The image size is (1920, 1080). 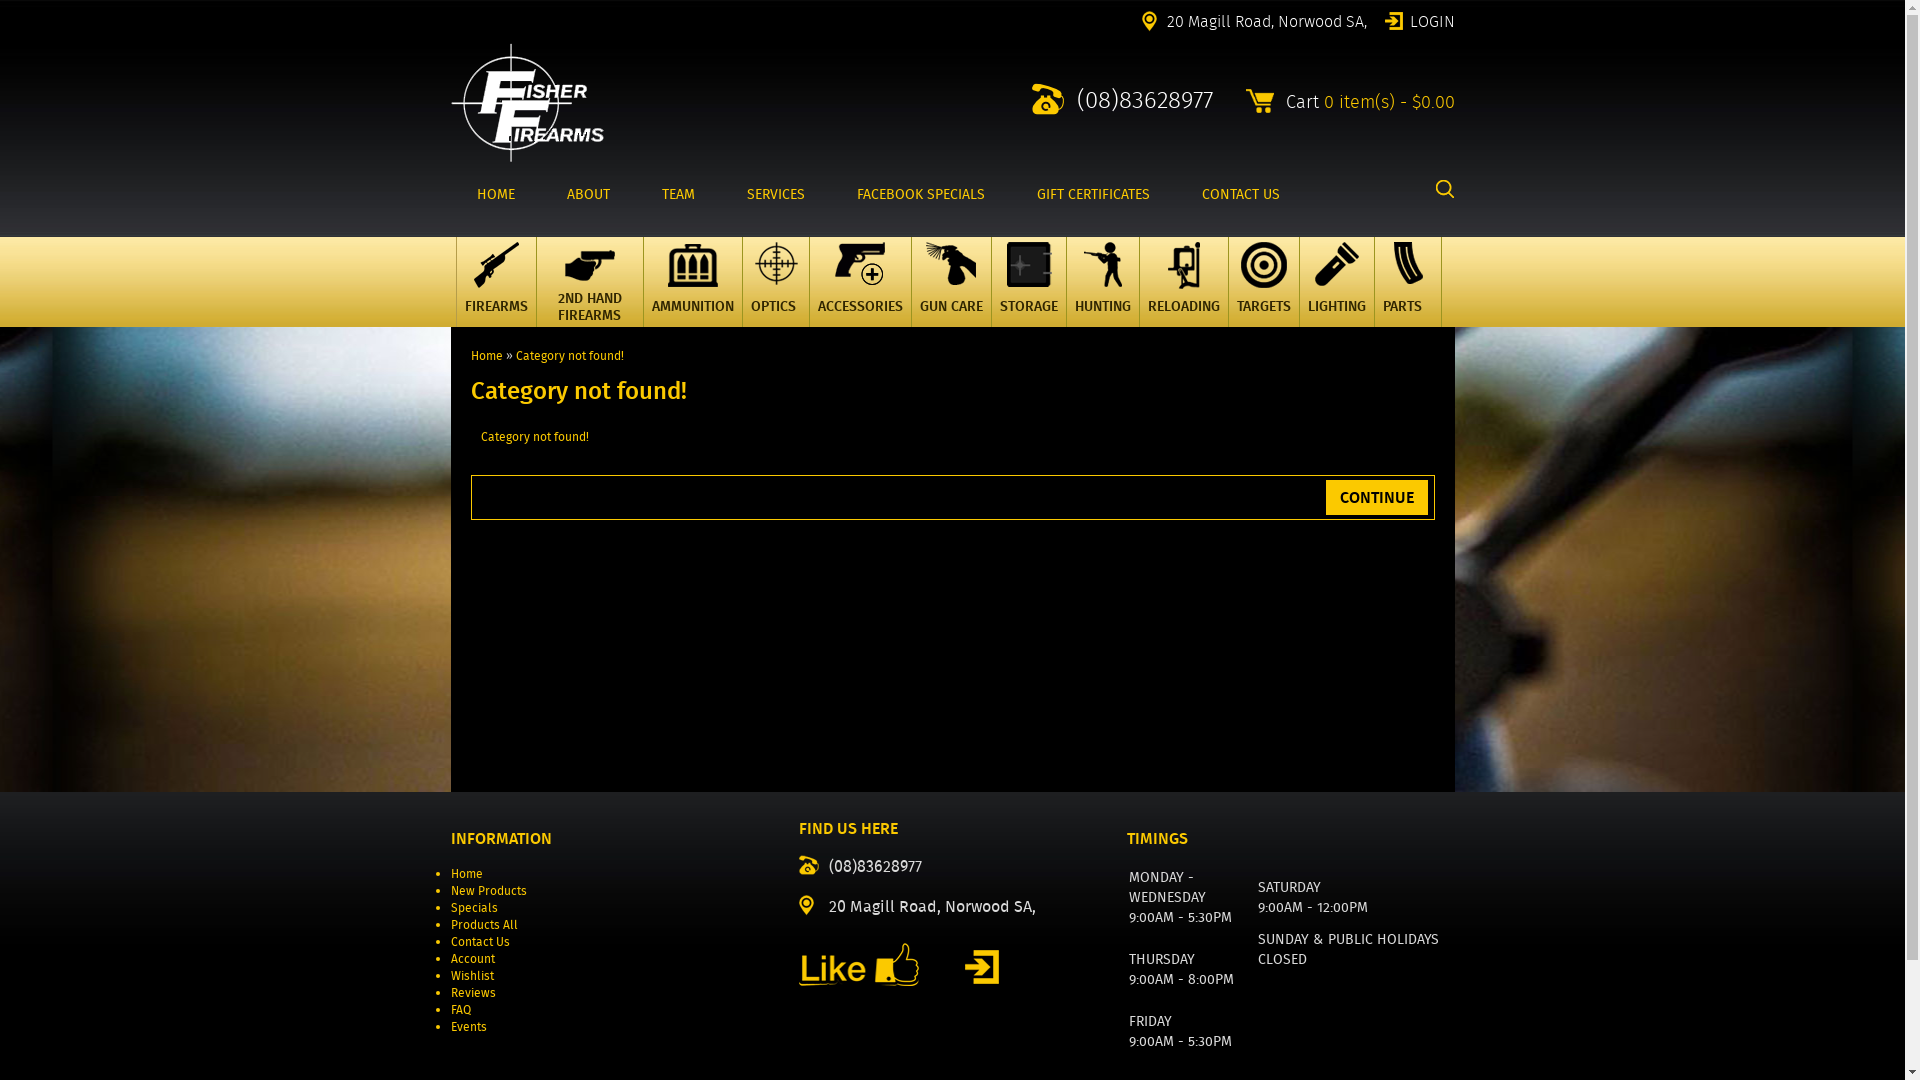 What do you see at coordinates (494, 194) in the screenshot?
I see `'HOME'` at bounding box center [494, 194].